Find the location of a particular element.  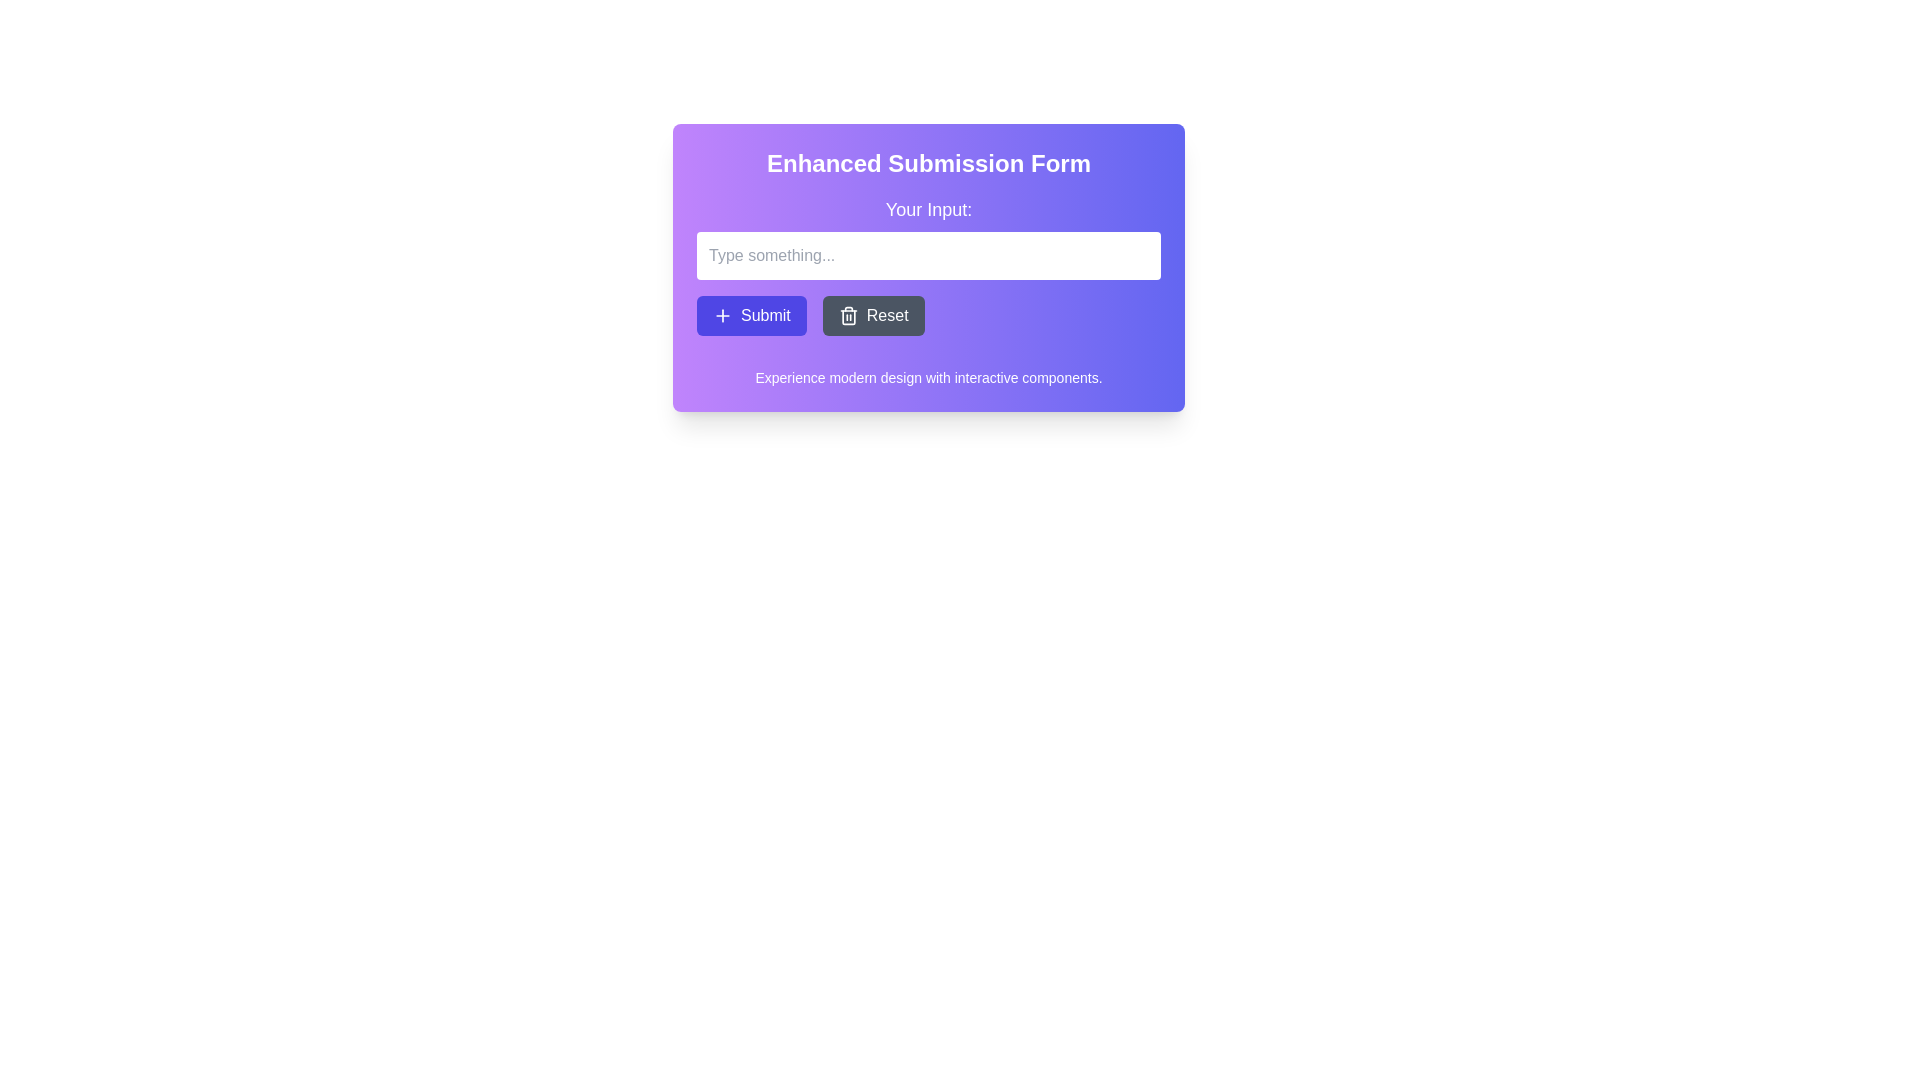

the reset action button located to the right of the 'Submit' button is located at coordinates (873, 315).